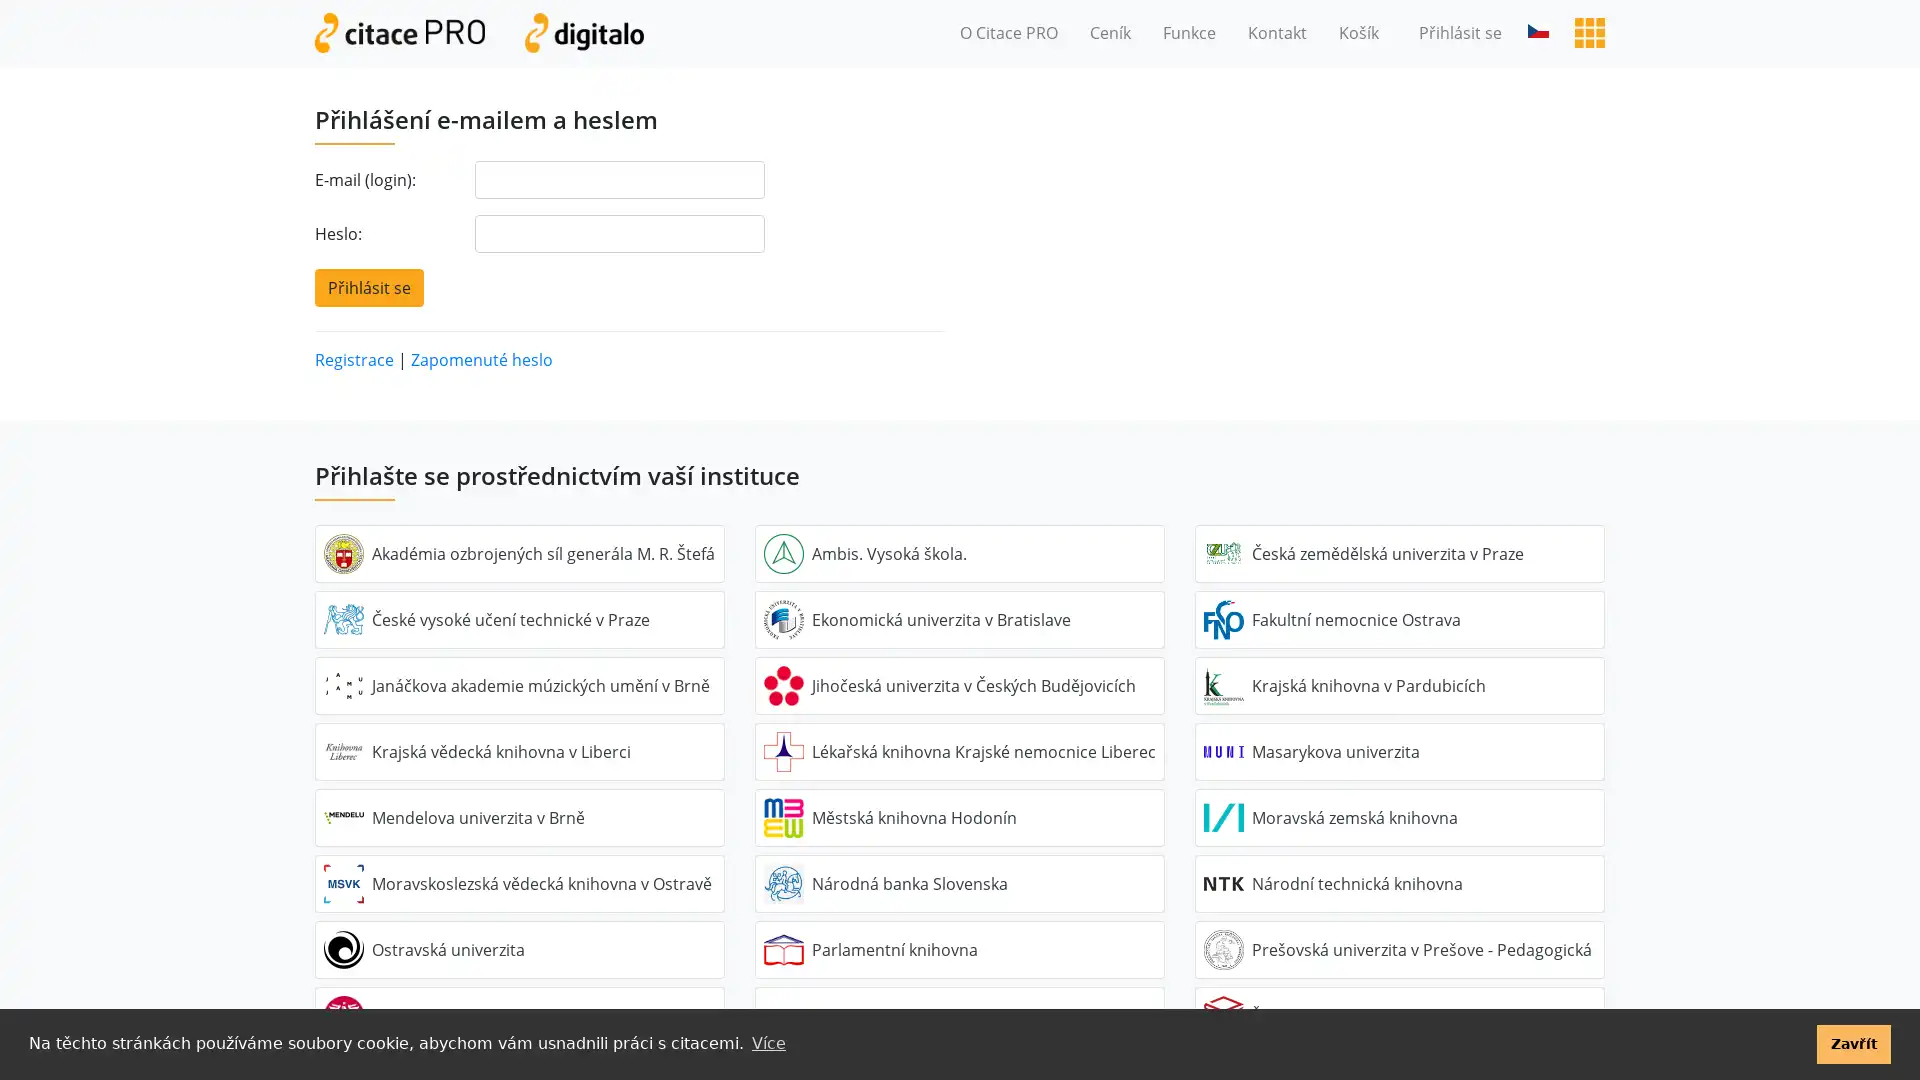  I want to click on dismiss cookie message, so click(1852, 1043).